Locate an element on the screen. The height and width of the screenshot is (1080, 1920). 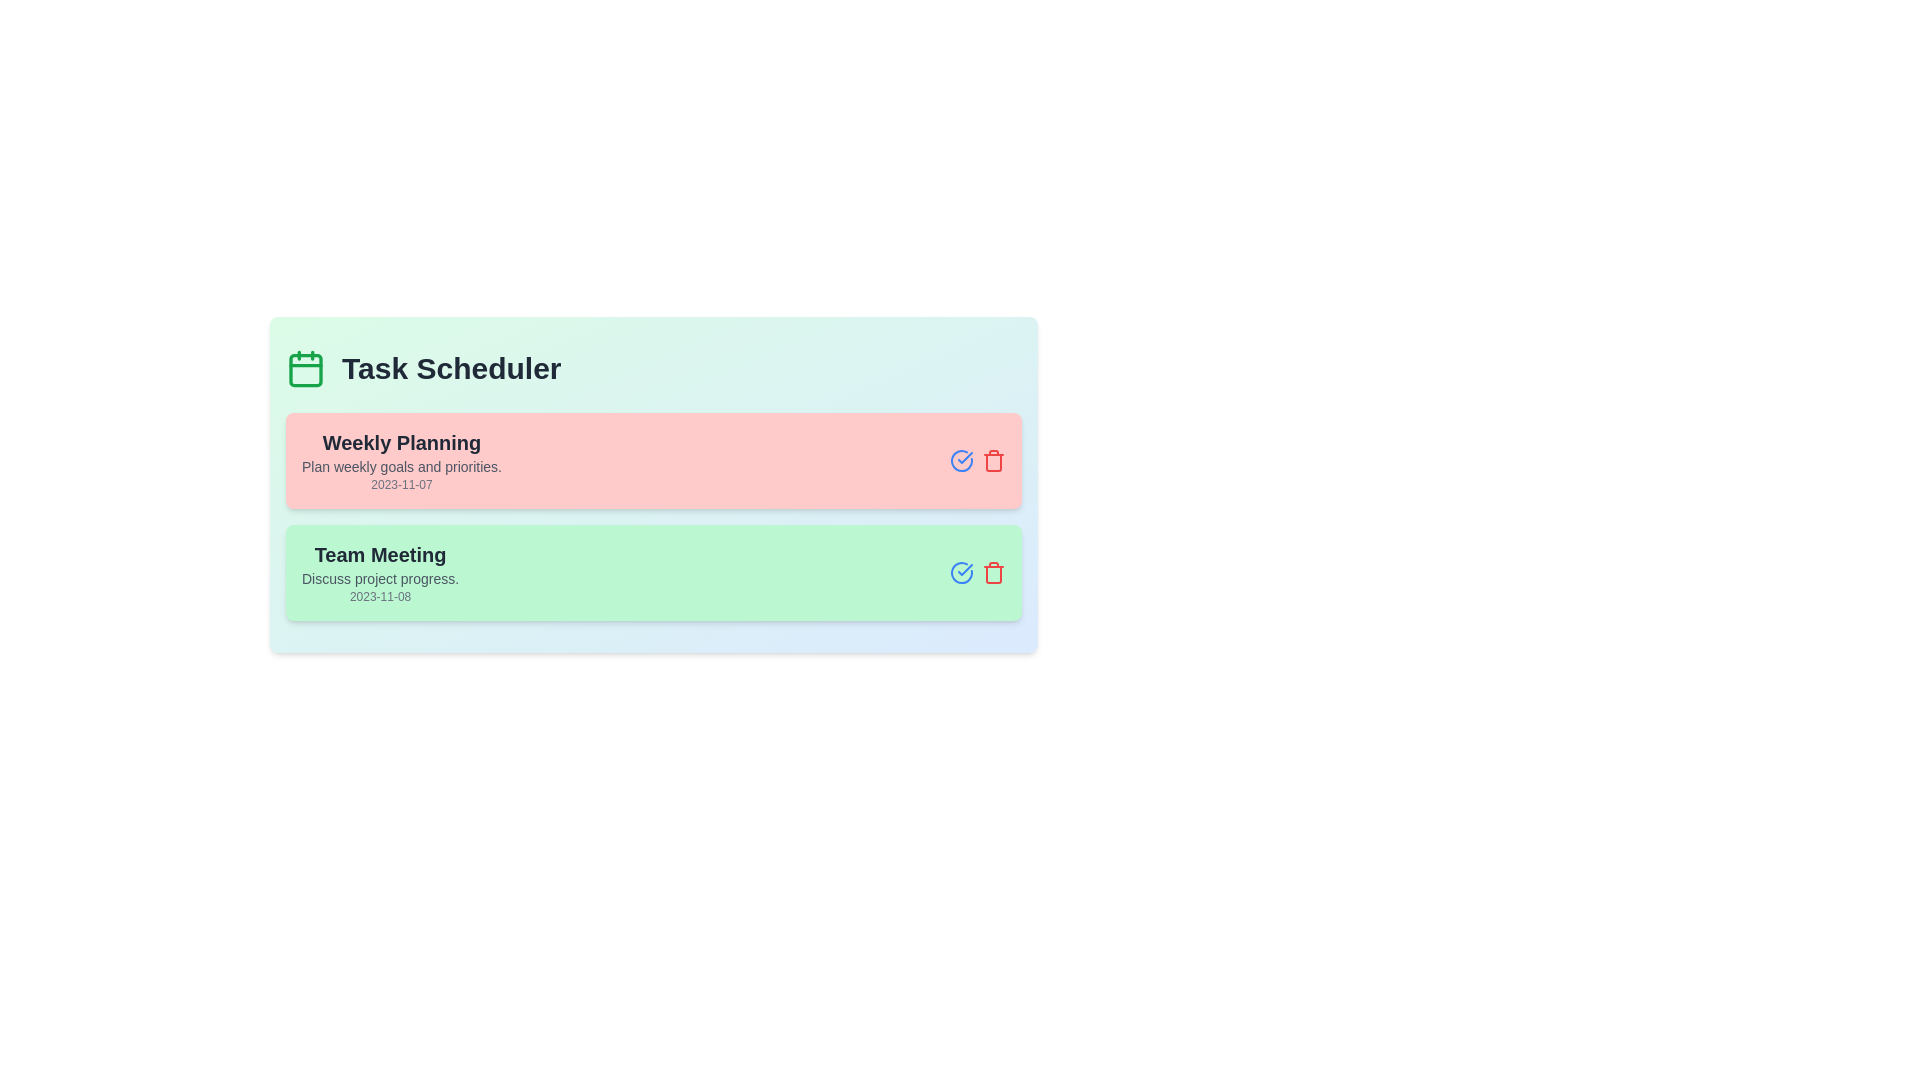
delete button for the task titled 'Team Meeting' is located at coordinates (993, 573).